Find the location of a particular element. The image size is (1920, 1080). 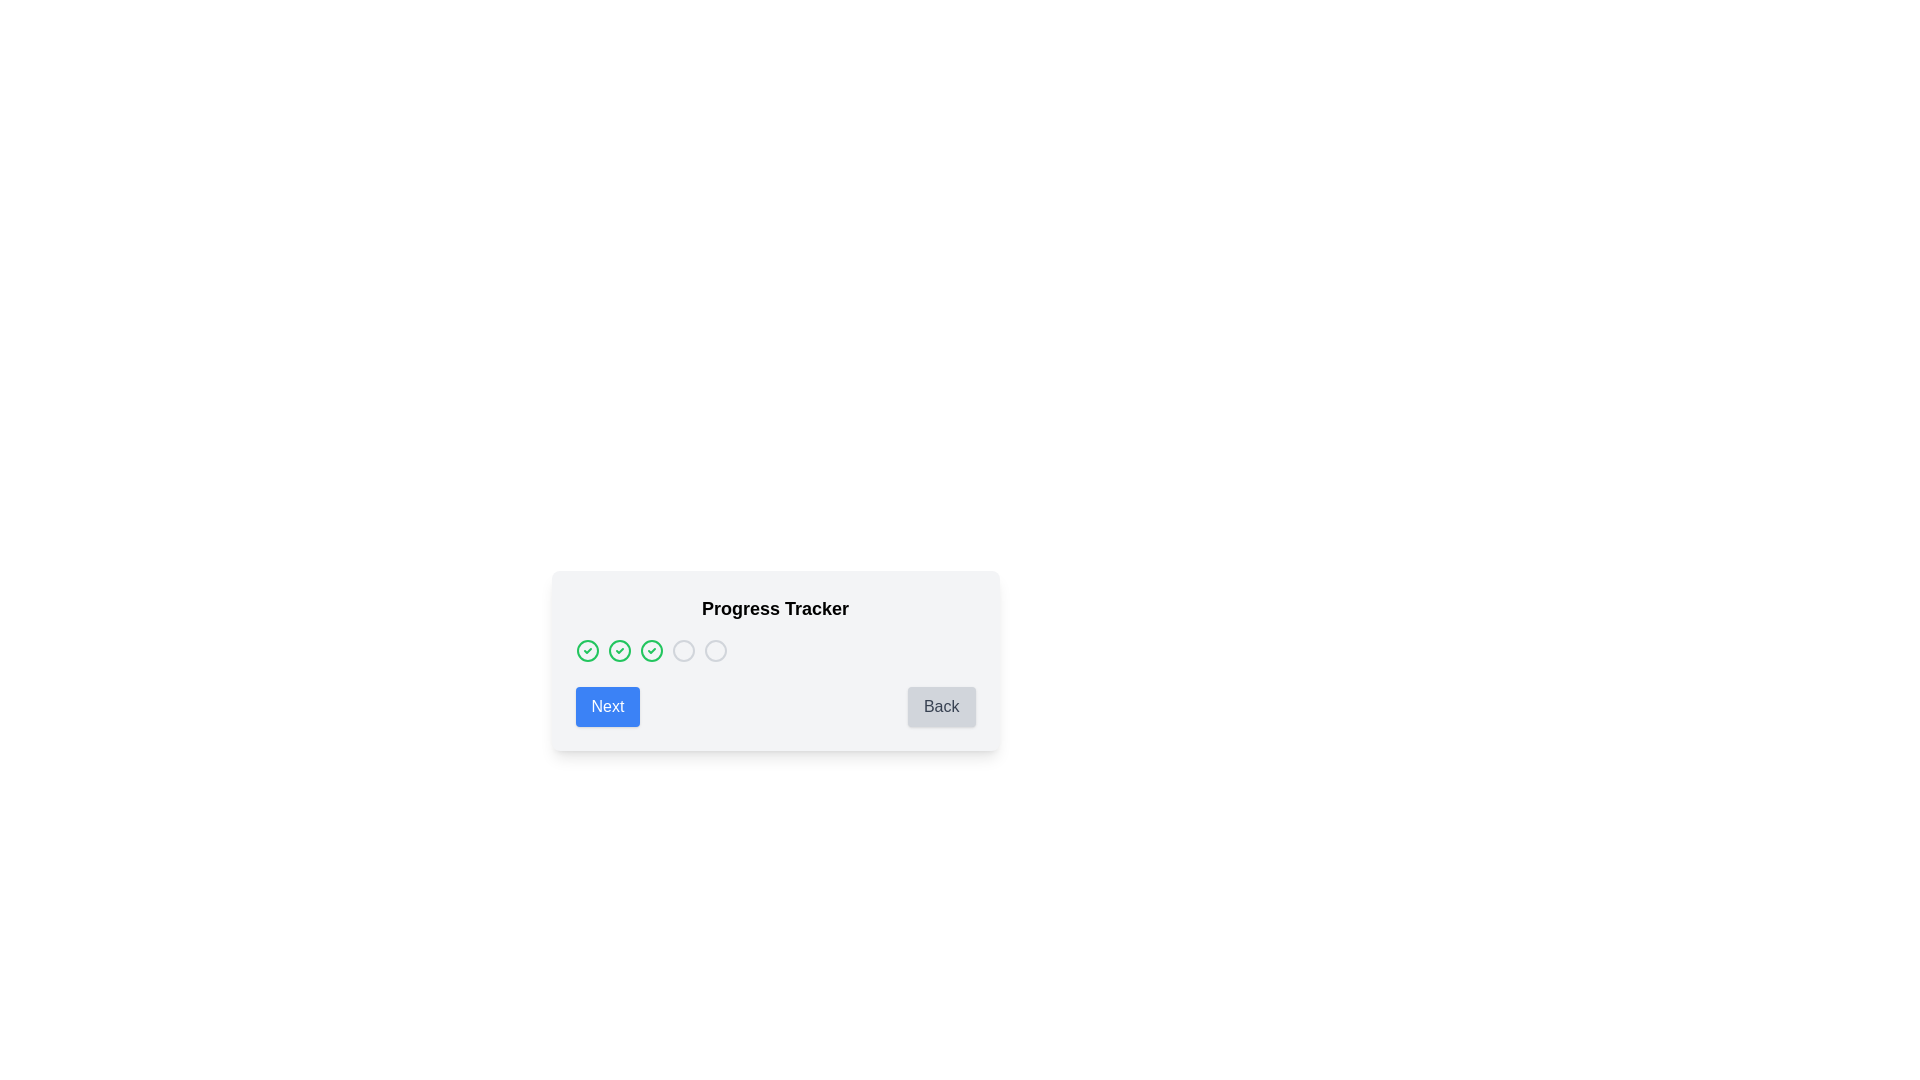

the fourth circular progress step indicator icon is located at coordinates (683, 651).